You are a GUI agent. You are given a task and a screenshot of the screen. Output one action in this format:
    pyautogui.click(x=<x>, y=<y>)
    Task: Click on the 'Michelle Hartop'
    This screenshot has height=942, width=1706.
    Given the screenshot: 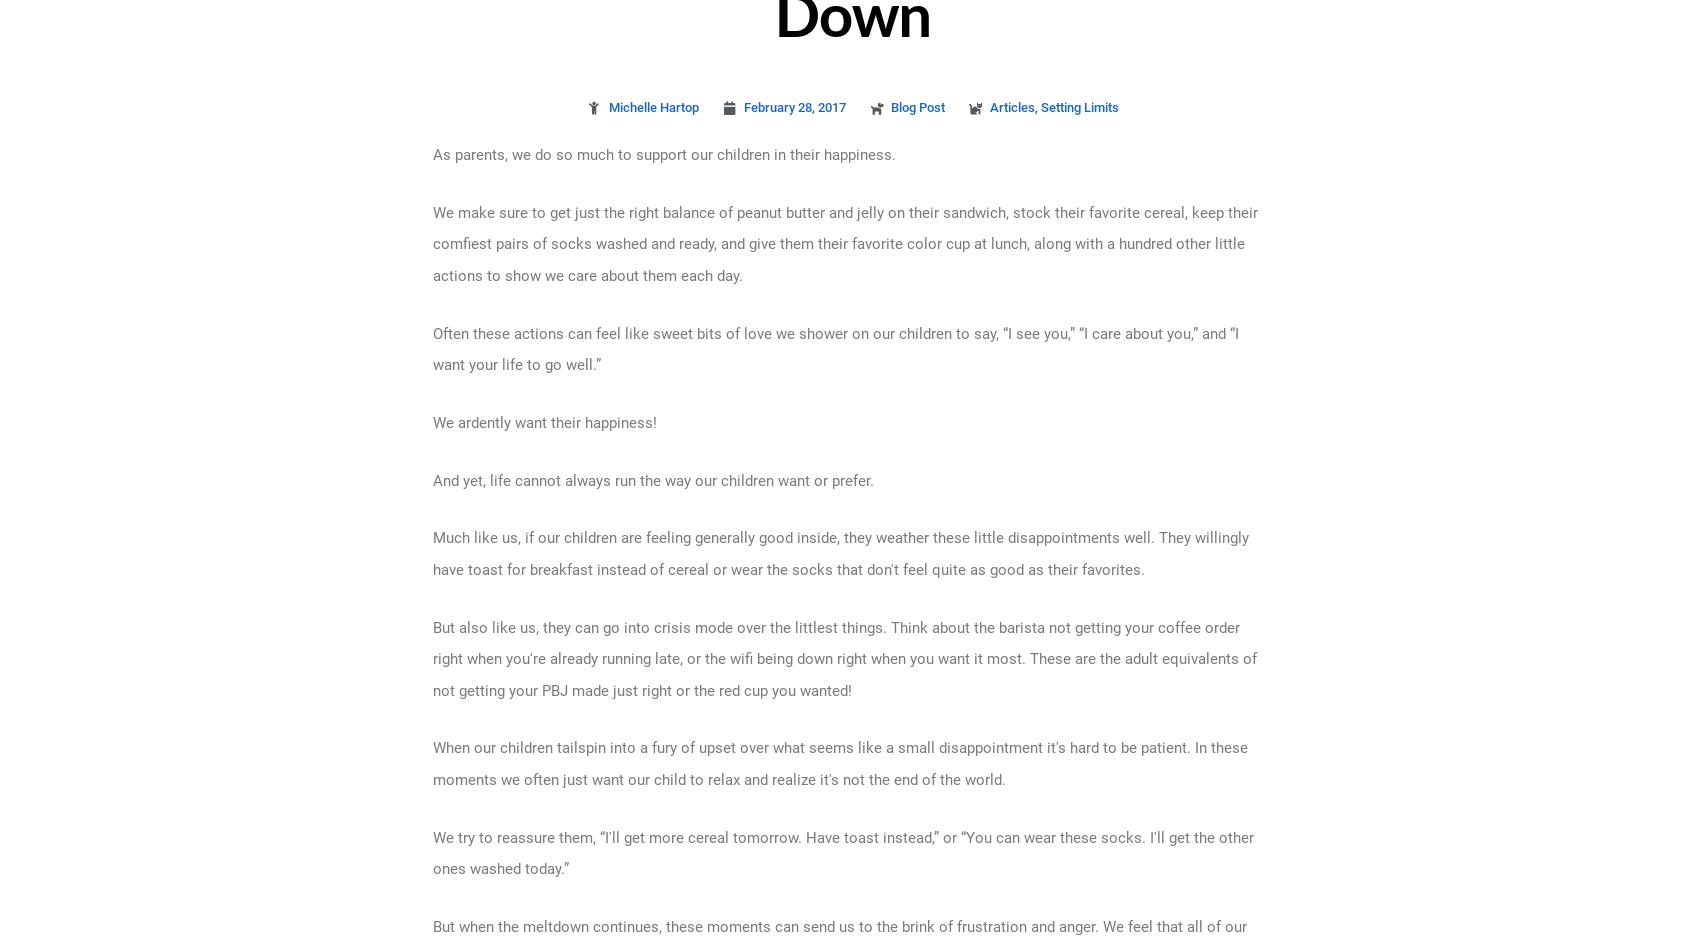 What is the action you would take?
    pyautogui.click(x=652, y=107)
    